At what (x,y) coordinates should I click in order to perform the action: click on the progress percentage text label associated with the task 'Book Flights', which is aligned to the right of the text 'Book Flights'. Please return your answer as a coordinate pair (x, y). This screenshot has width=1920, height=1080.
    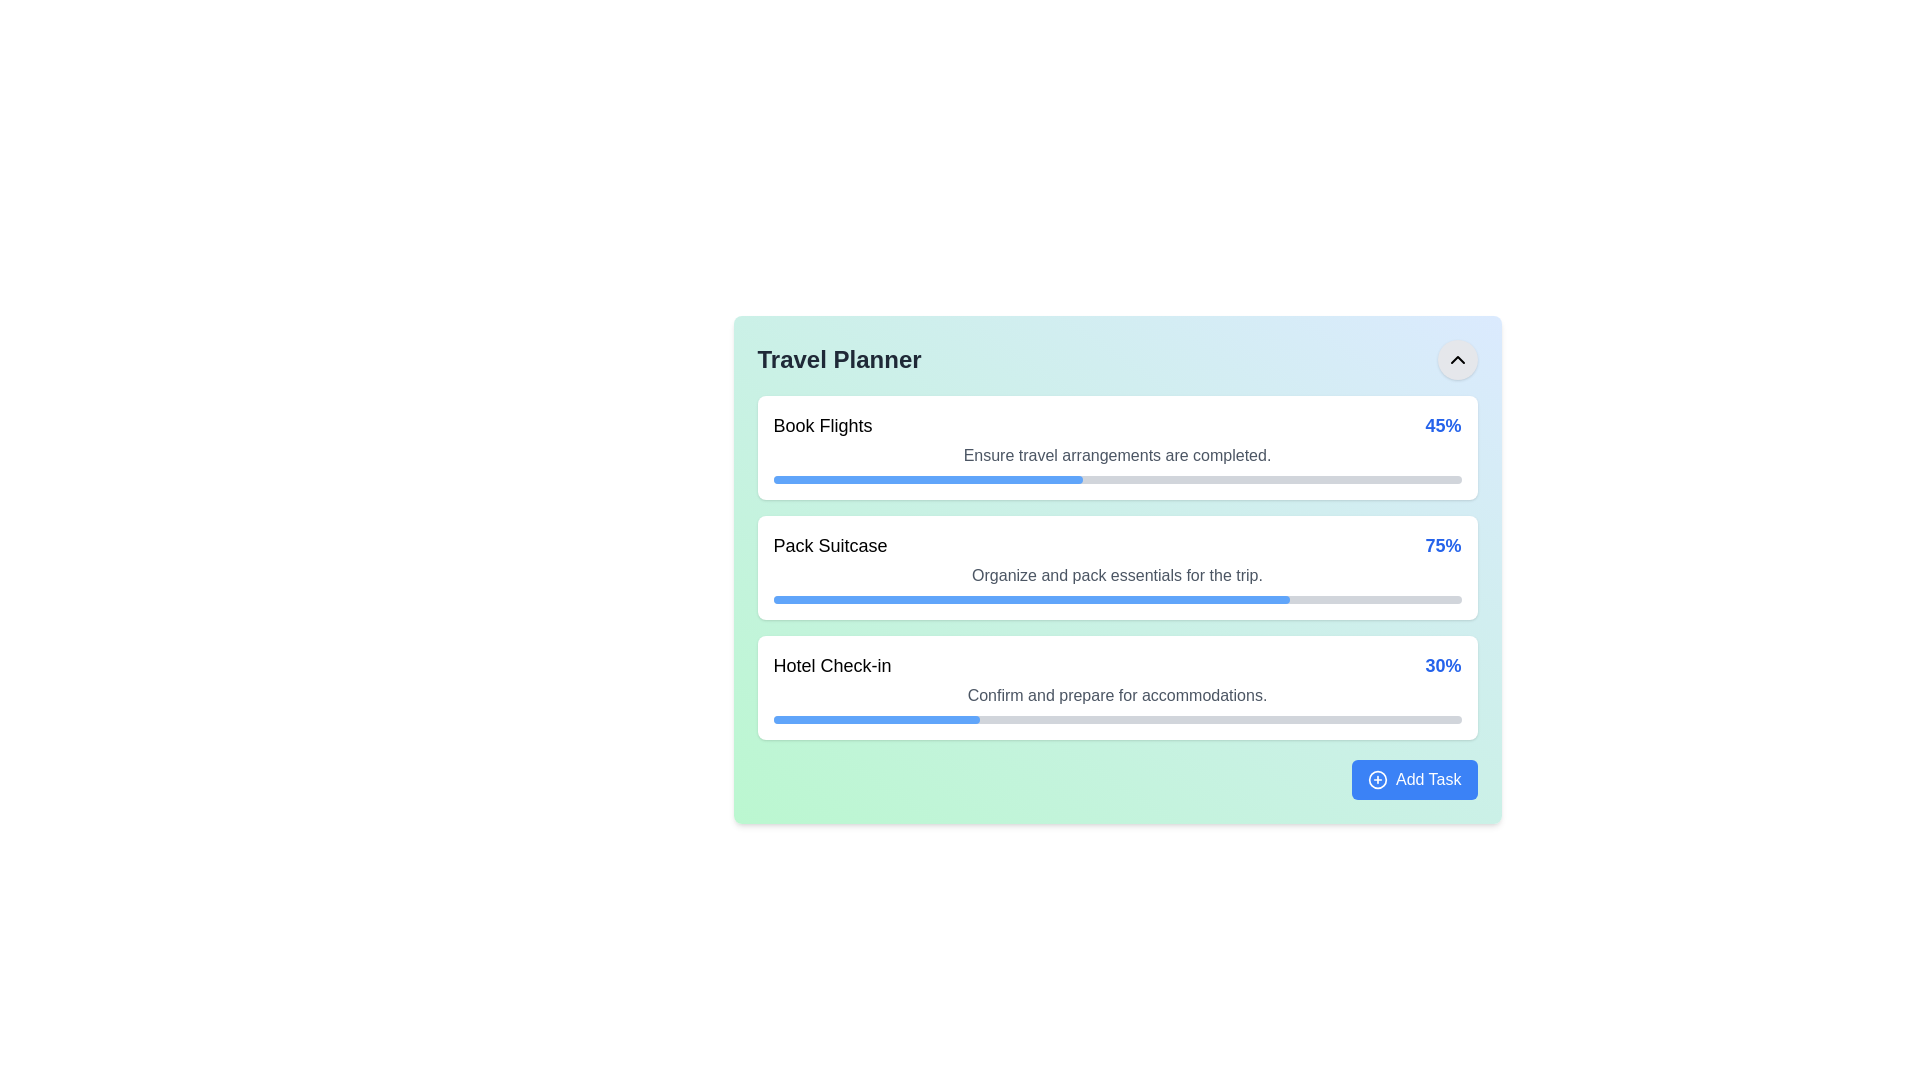
    Looking at the image, I should click on (1443, 424).